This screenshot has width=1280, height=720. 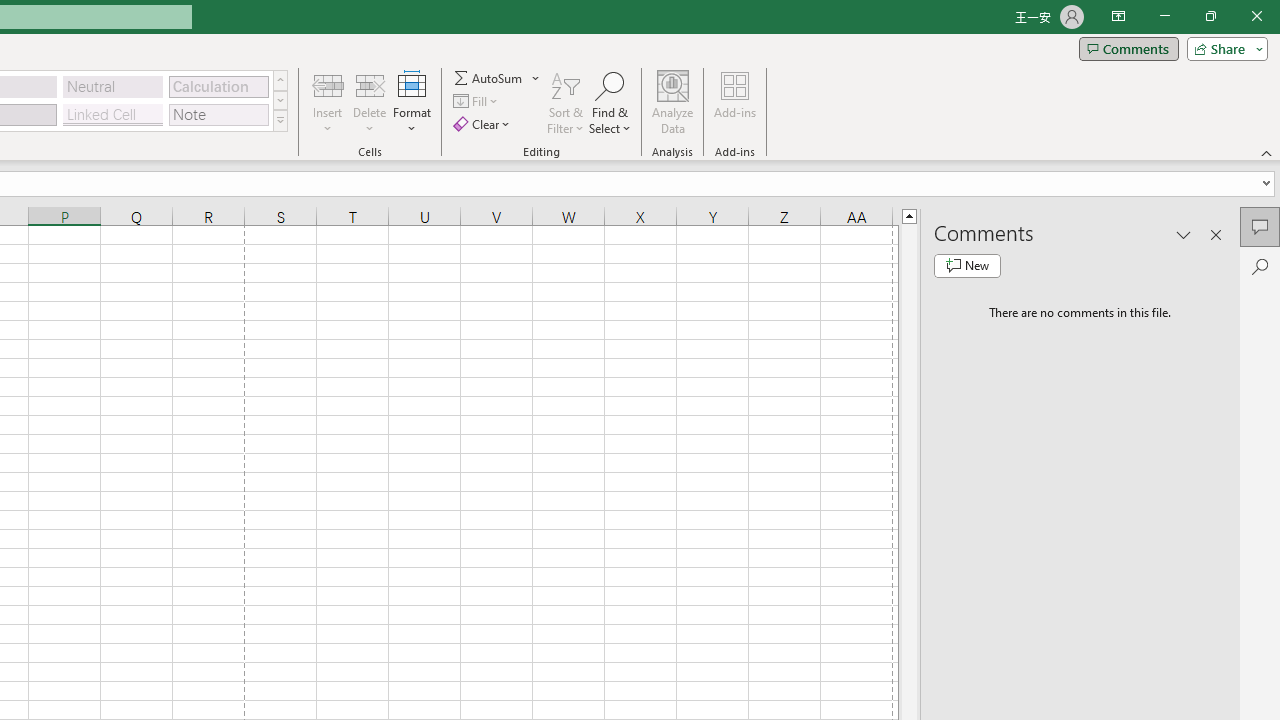 I want to click on 'Calculation', so click(x=218, y=85).